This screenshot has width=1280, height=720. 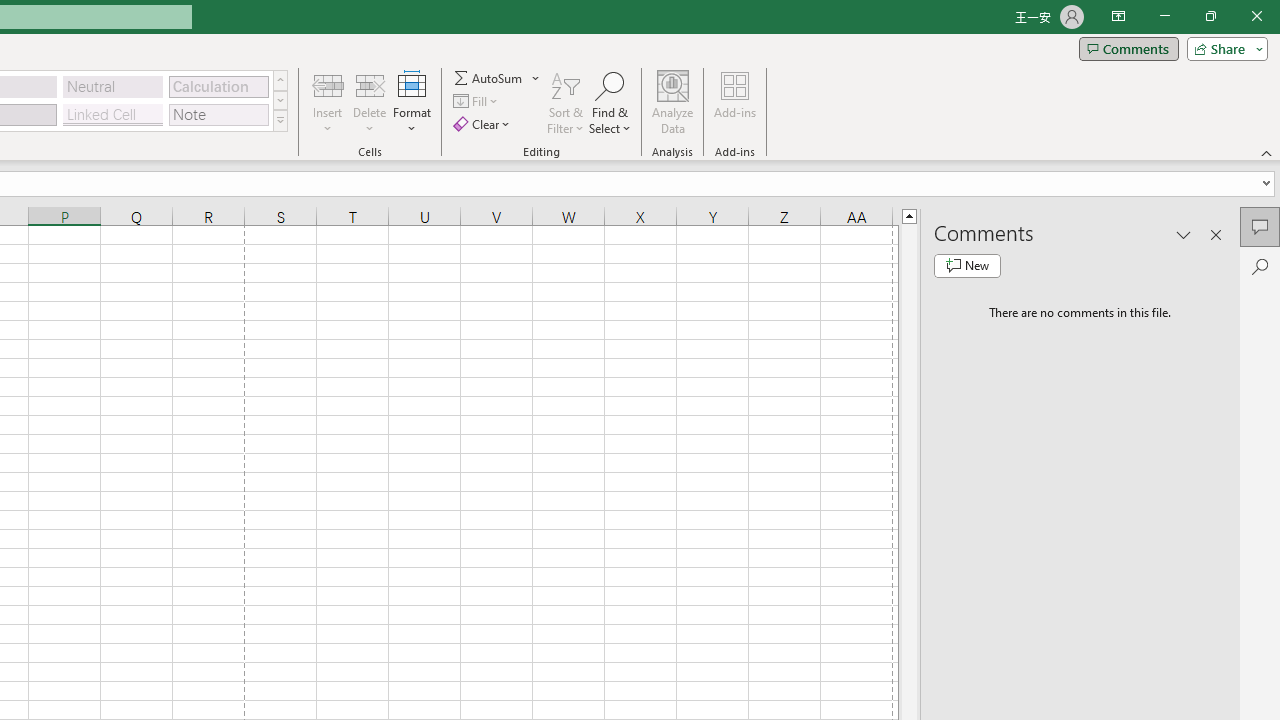 I want to click on 'Calculation', so click(x=218, y=85).